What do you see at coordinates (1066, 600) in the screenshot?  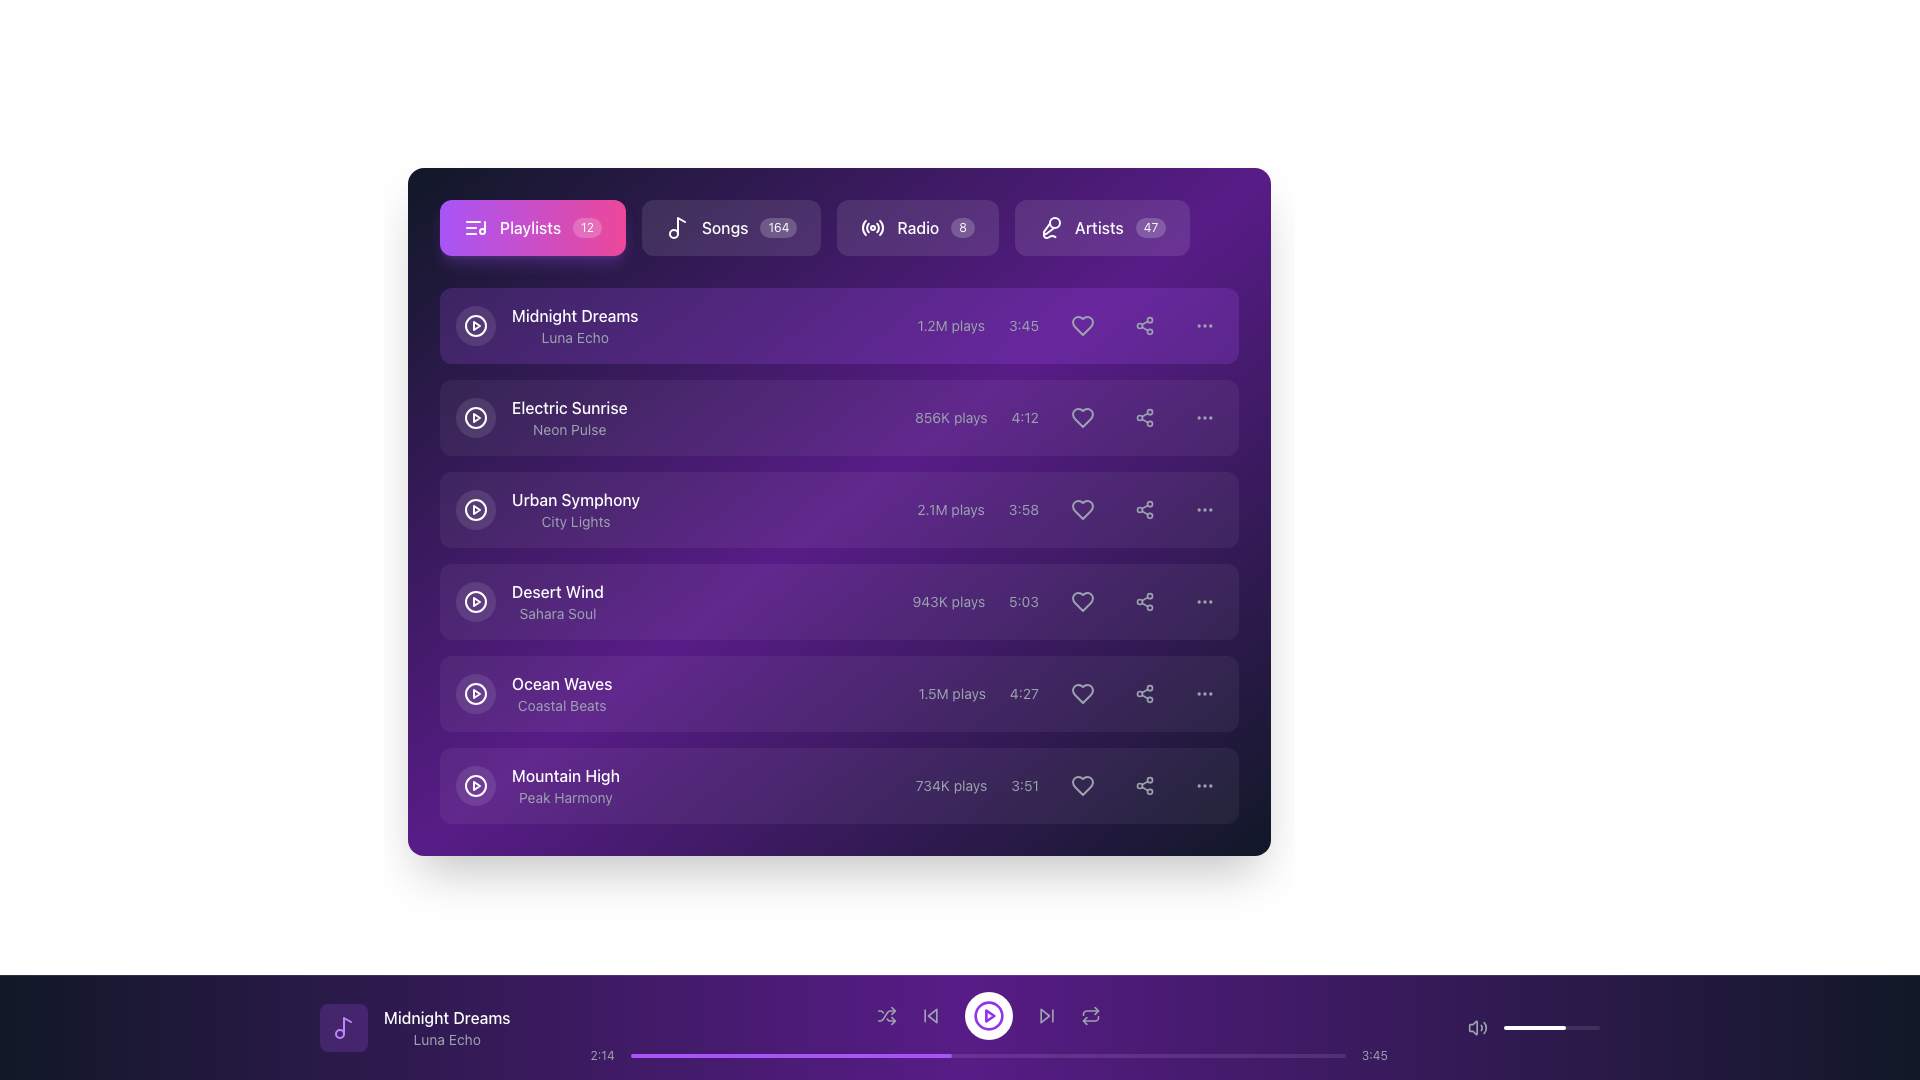 I see `the heart-shaped icon with a text-gray-400 color, which is the third icon in a horizontal row` at bounding box center [1066, 600].